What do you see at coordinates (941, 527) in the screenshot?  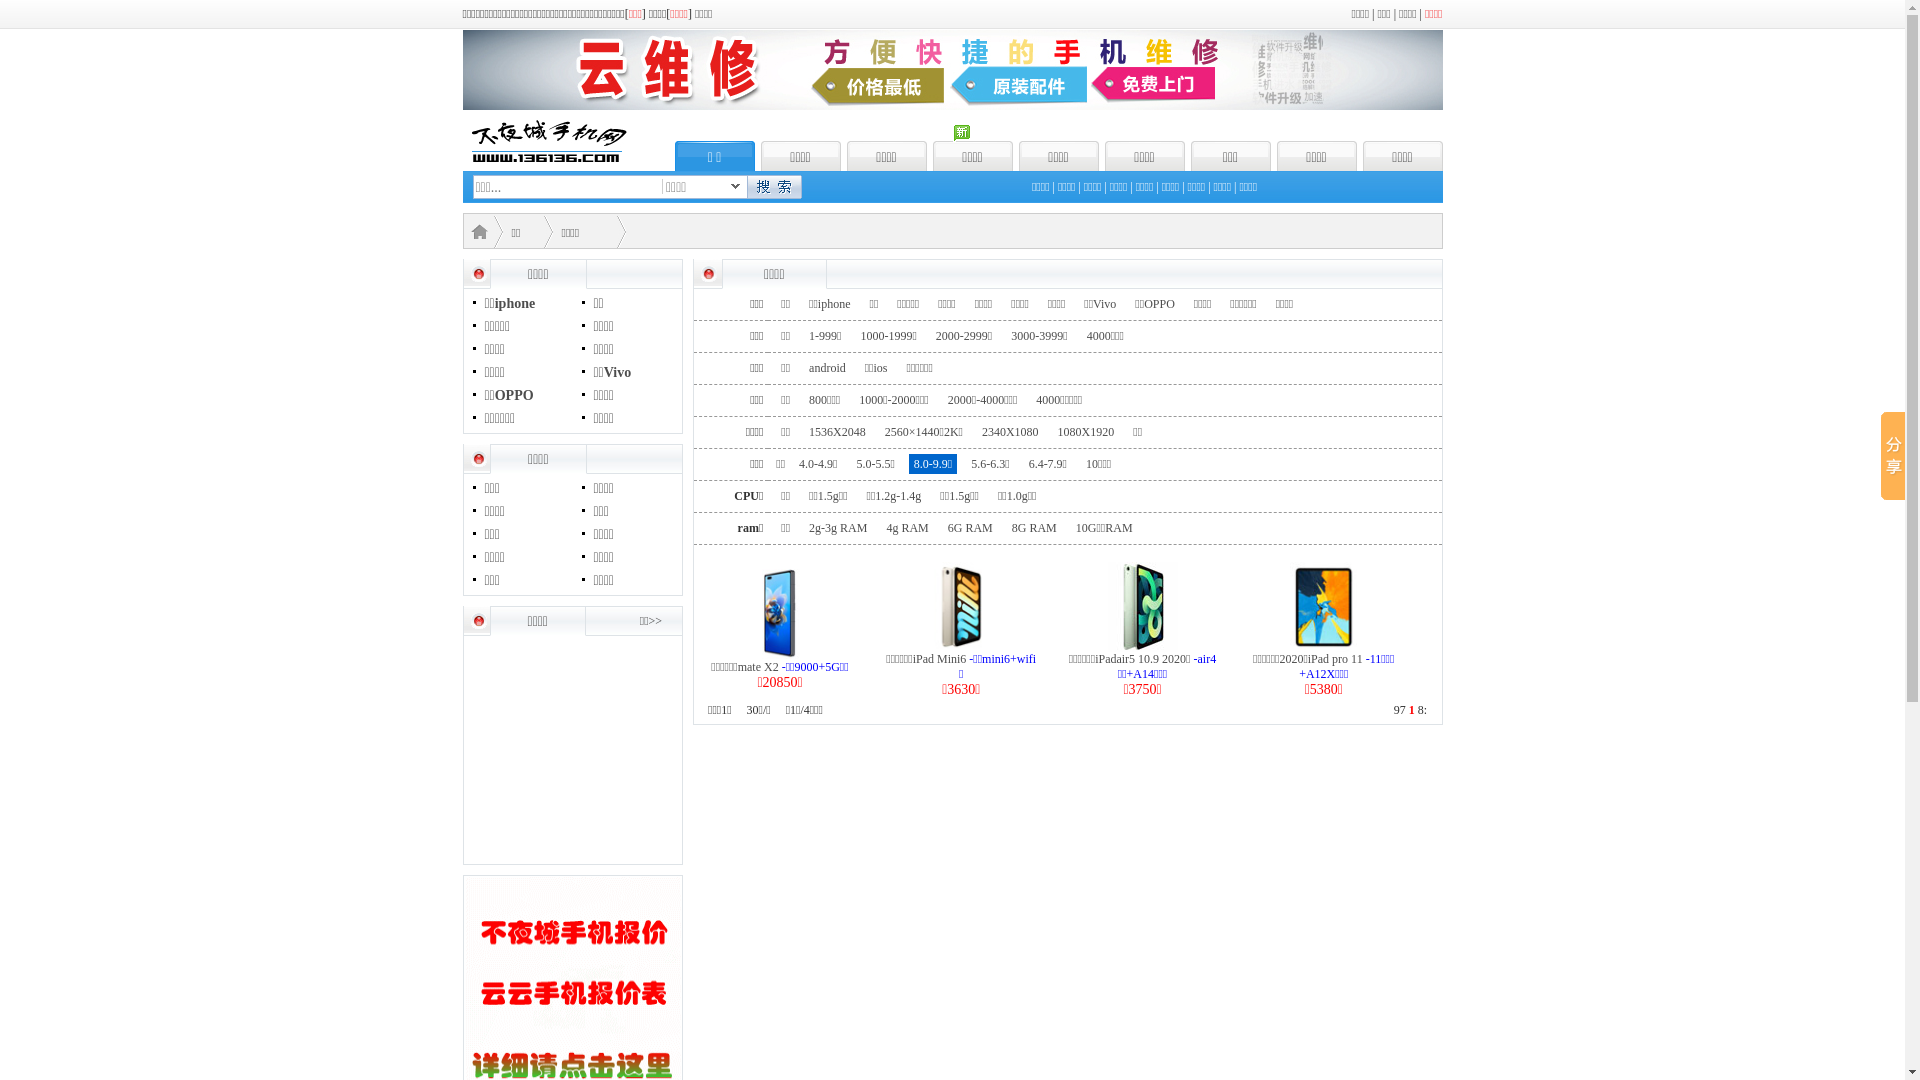 I see `'6G RAM'` at bounding box center [941, 527].